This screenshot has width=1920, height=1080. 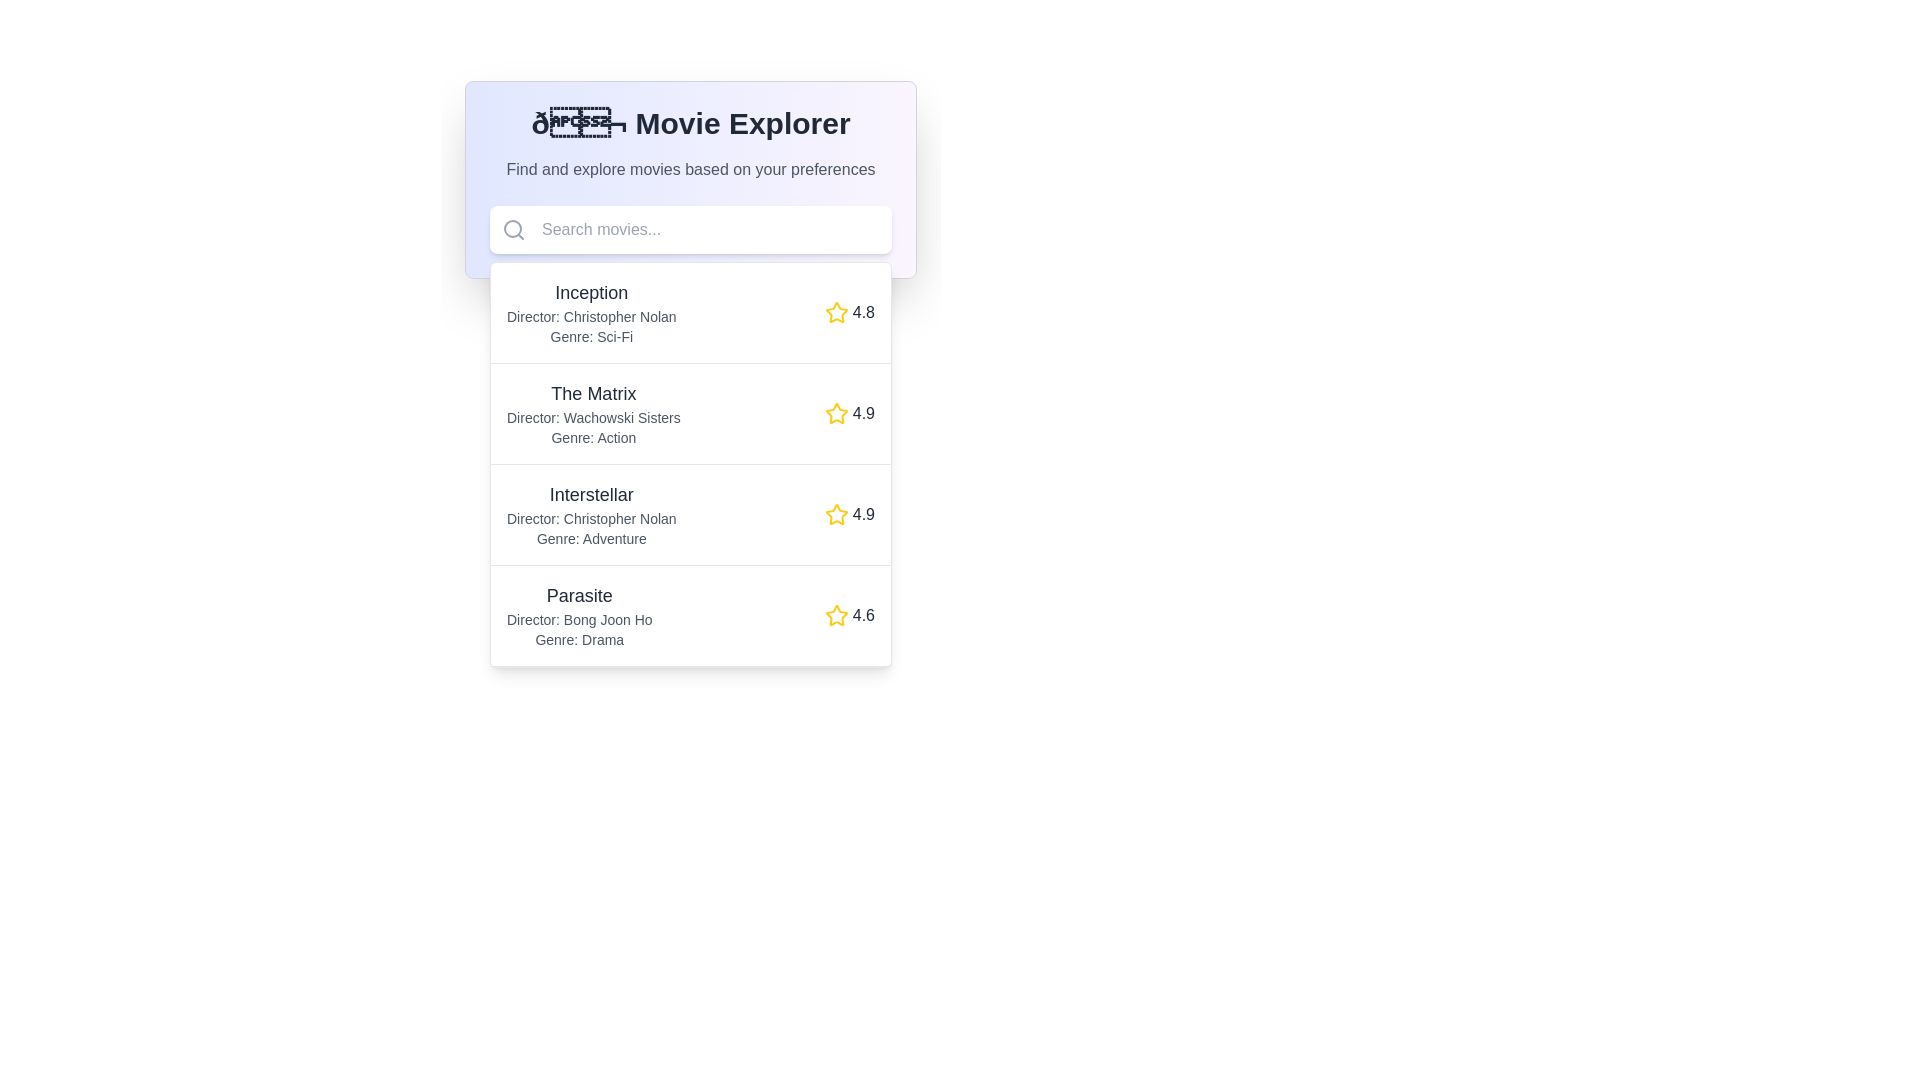 I want to click on the yellow outlined star icon for rating purposes located next to the rating number (4.8) under the 'Inception' movie entry, so click(x=836, y=312).